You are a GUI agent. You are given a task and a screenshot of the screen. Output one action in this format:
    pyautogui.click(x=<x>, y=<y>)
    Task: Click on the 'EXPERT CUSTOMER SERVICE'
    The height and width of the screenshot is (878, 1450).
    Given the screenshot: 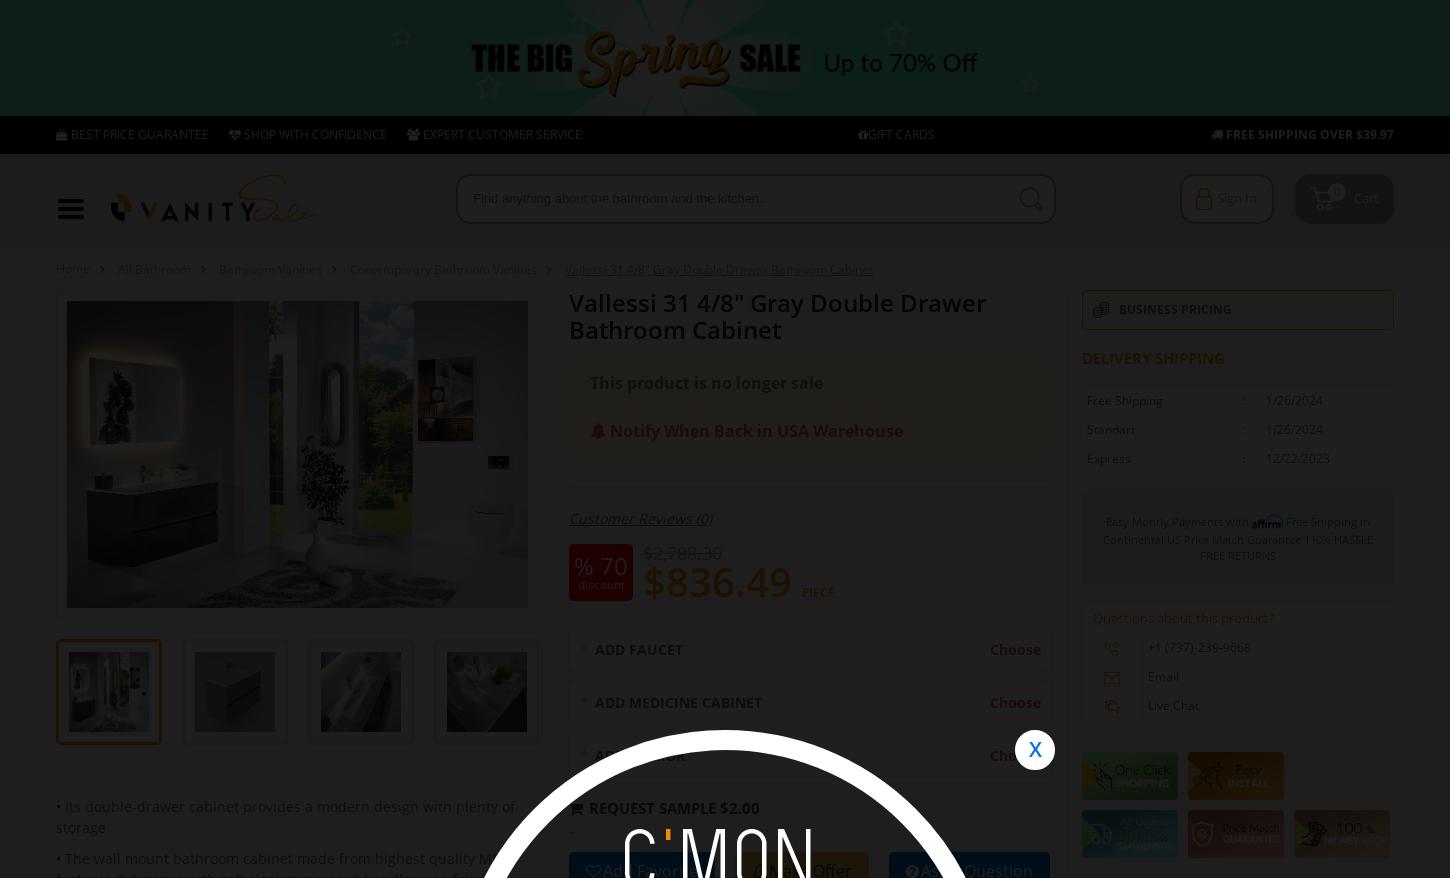 What is the action you would take?
    pyautogui.click(x=500, y=133)
    